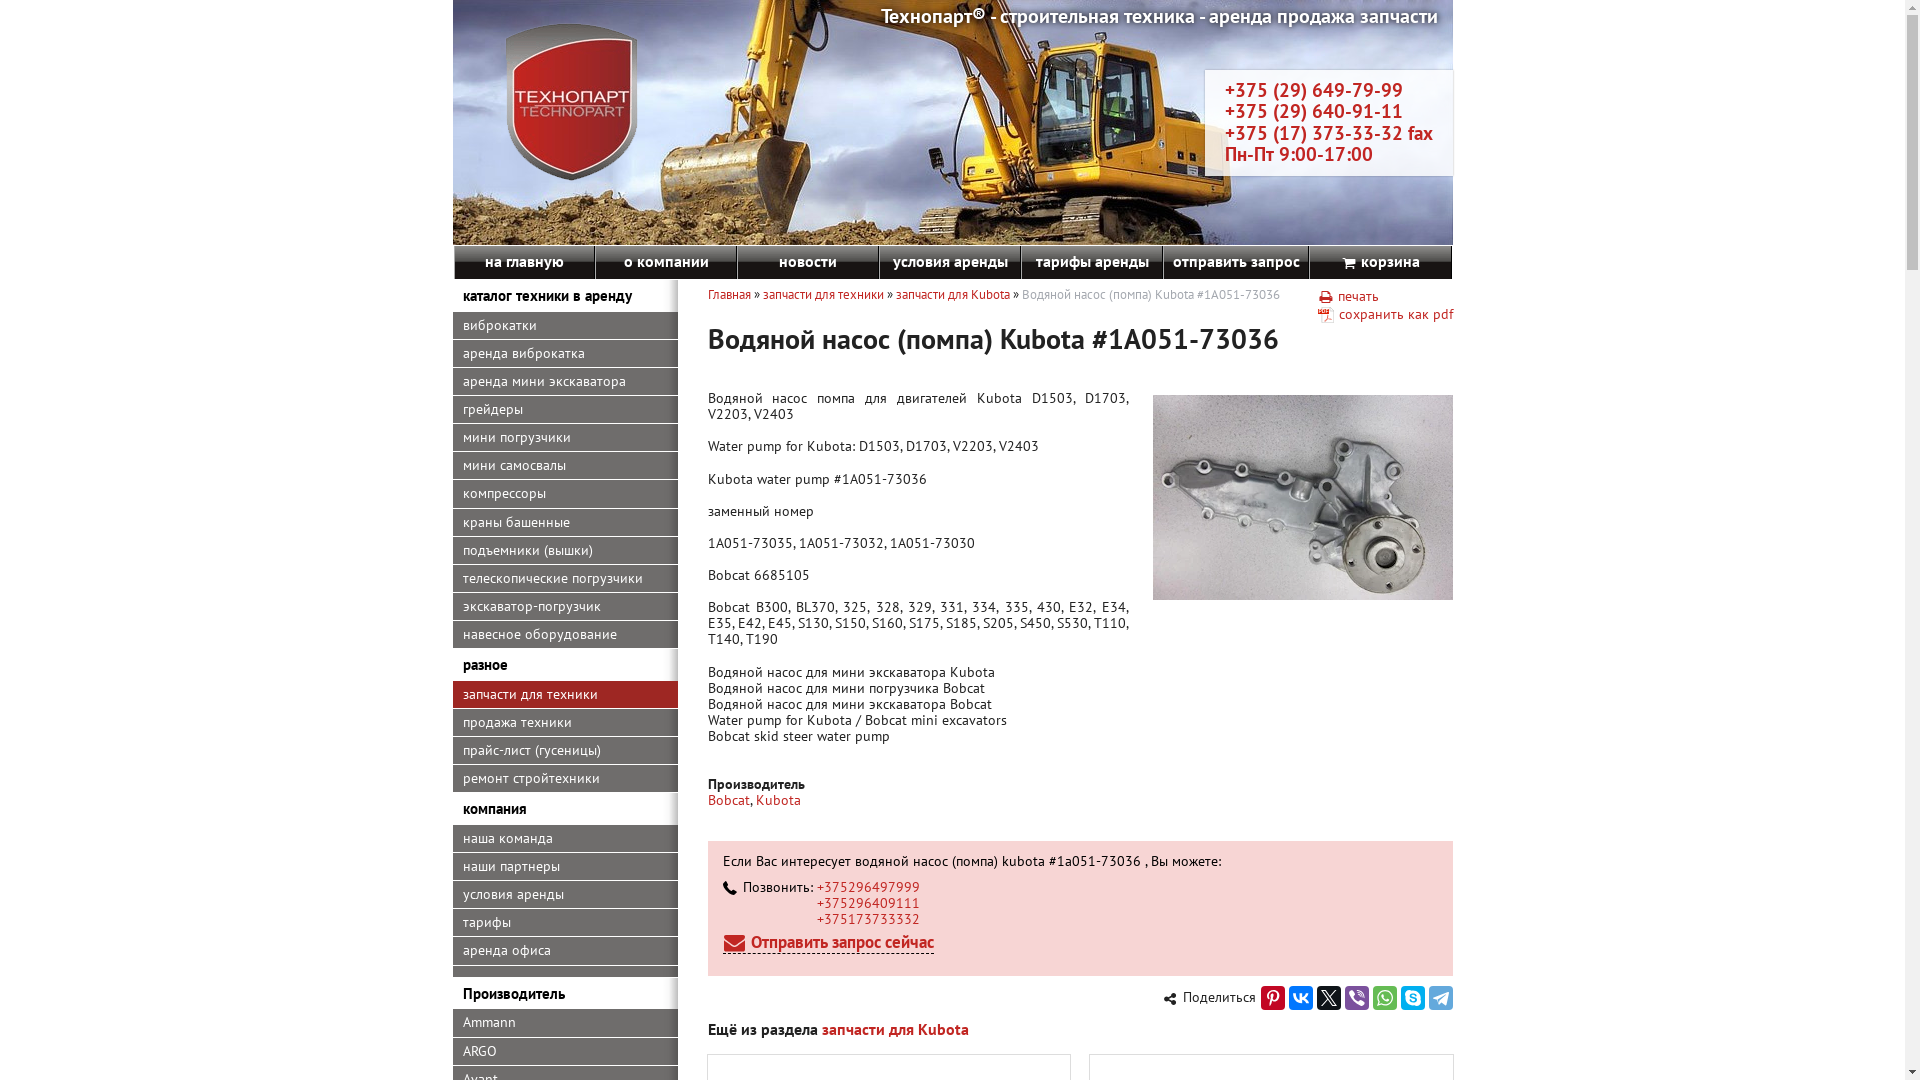 The image size is (1920, 1080). What do you see at coordinates (1315, 998) in the screenshot?
I see `'Twitter'` at bounding box center [1315, 998].